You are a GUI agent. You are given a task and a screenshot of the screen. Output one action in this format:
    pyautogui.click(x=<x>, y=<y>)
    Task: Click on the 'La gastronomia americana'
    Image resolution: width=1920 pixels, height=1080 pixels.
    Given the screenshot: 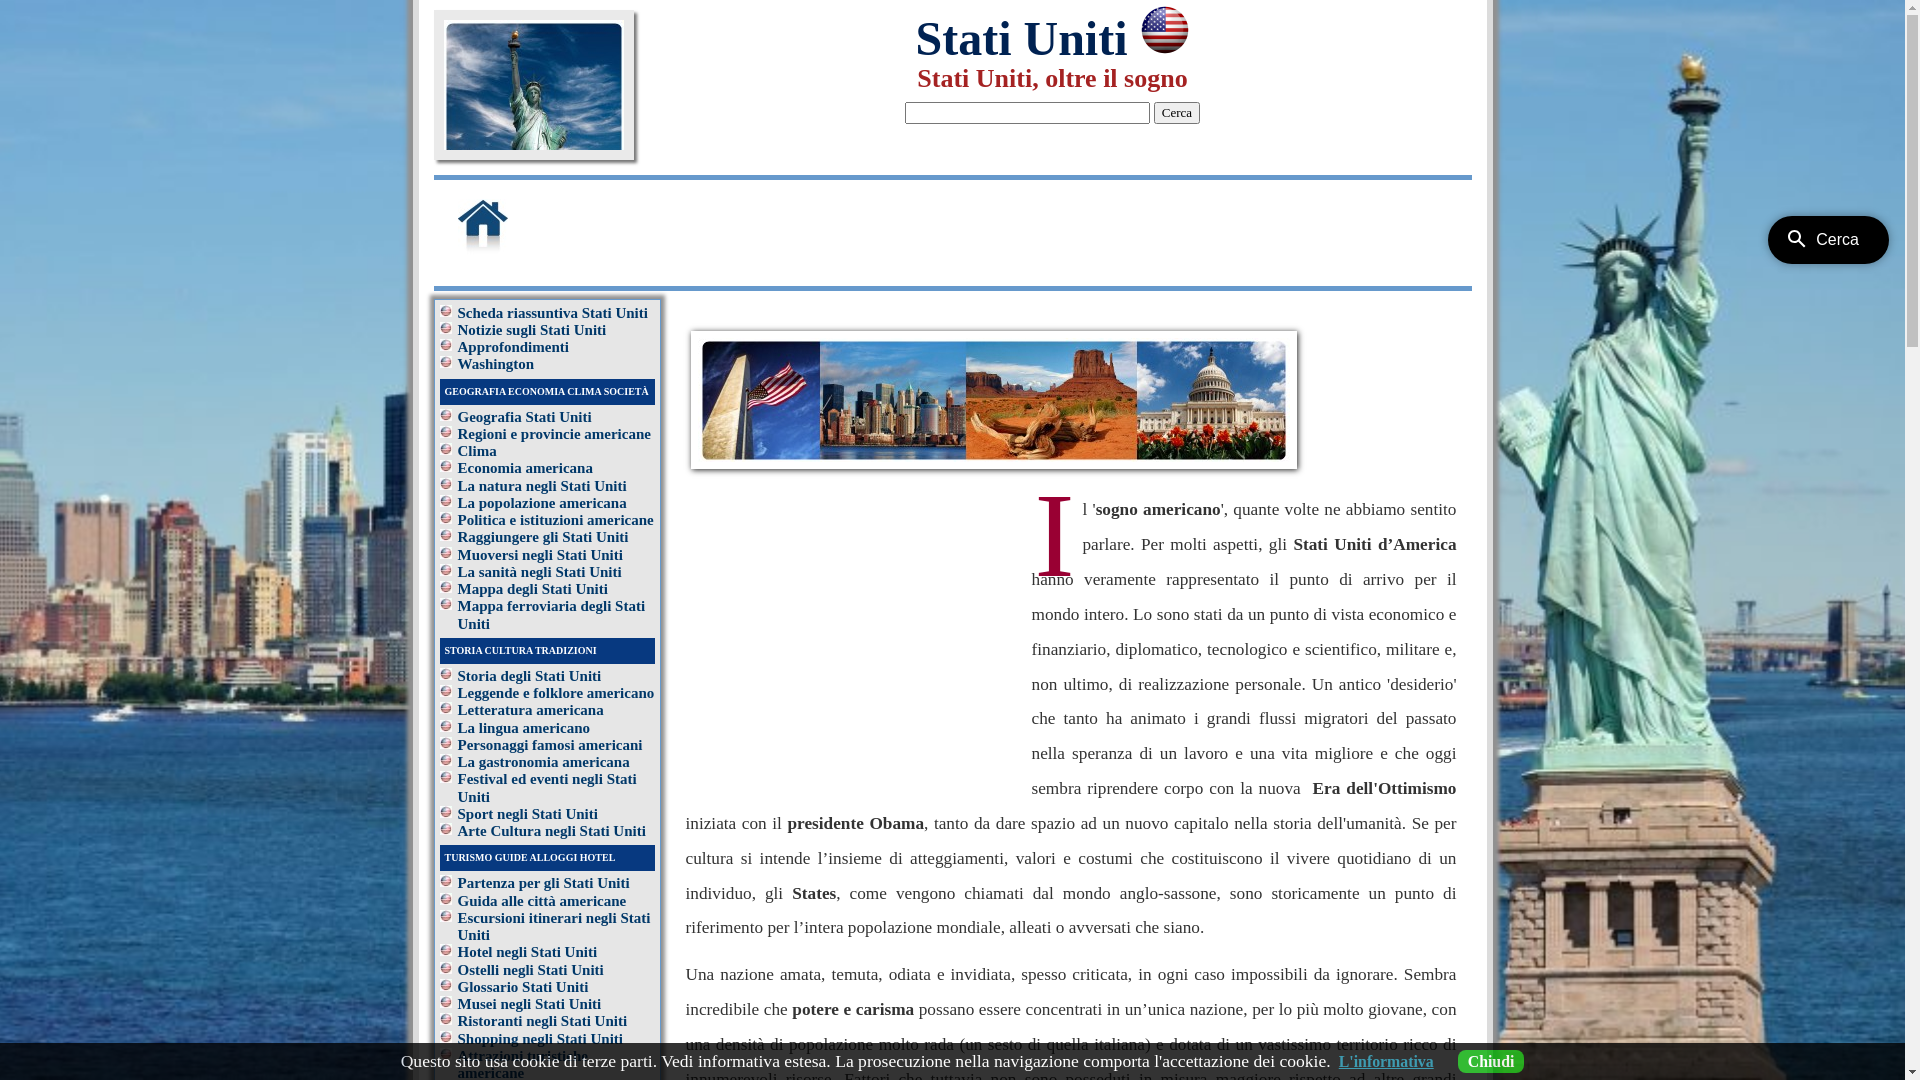 What is the action you would take?
    pyautogui.click(x=456, y=762)
    